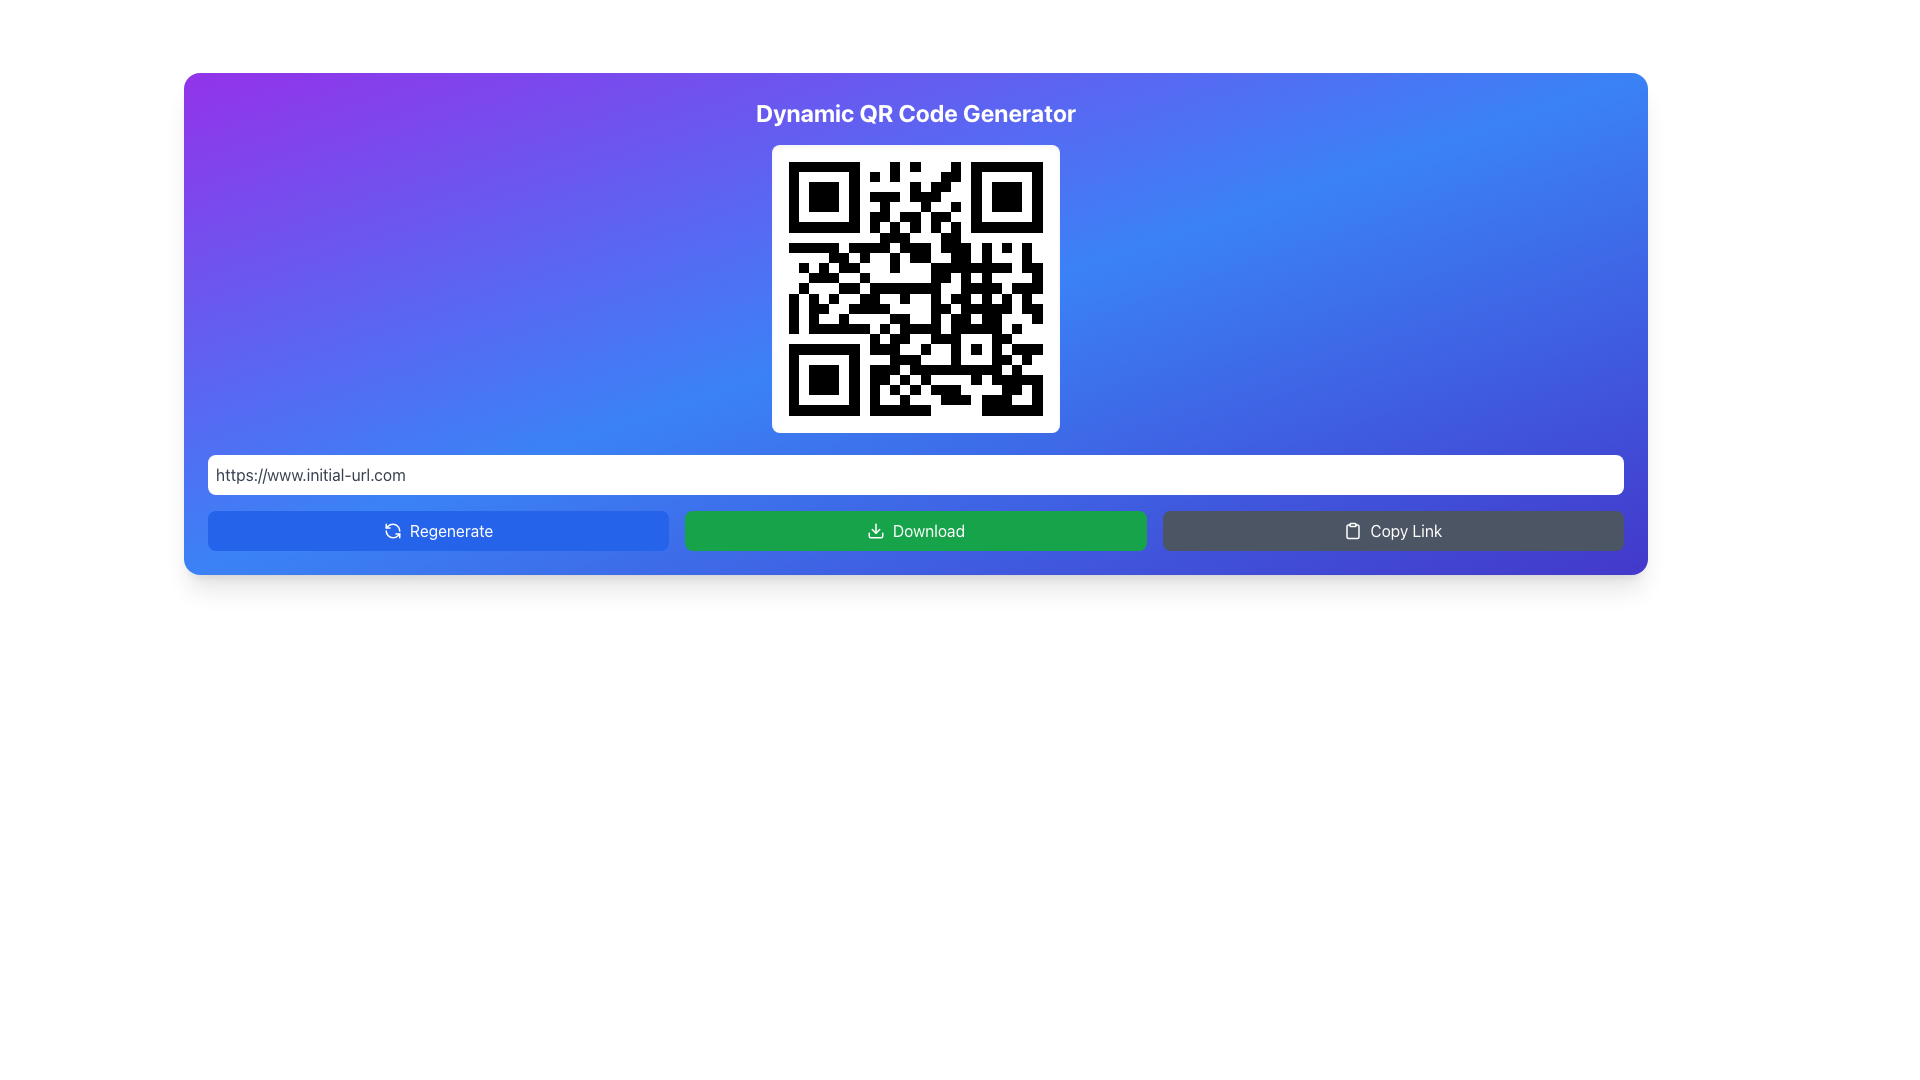 This screenshot has height=1080, width=1920. What do you see at coordinates (393, 530) in the screenshot?
I see `the refresh icon within the blue 'Regenerate' button` at bounding box center [393, 530].